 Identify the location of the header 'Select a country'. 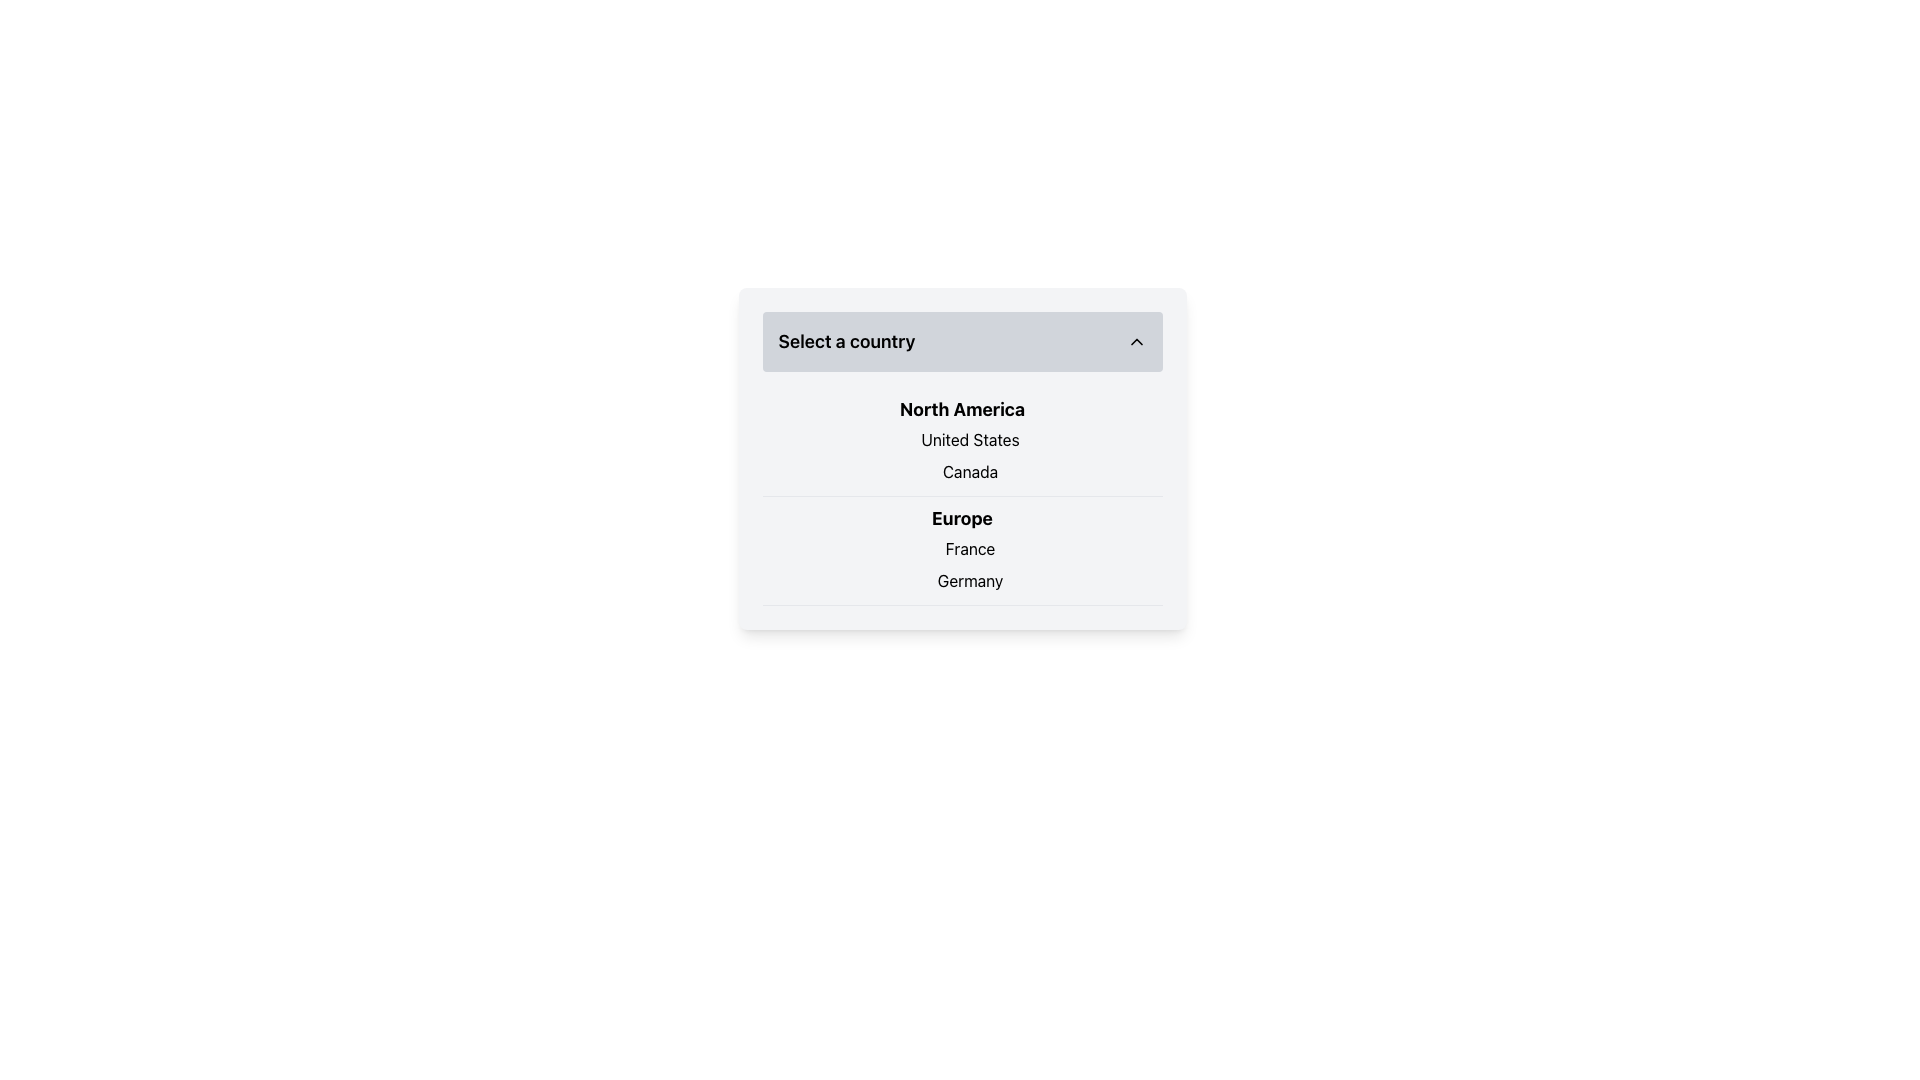
(962, 459).